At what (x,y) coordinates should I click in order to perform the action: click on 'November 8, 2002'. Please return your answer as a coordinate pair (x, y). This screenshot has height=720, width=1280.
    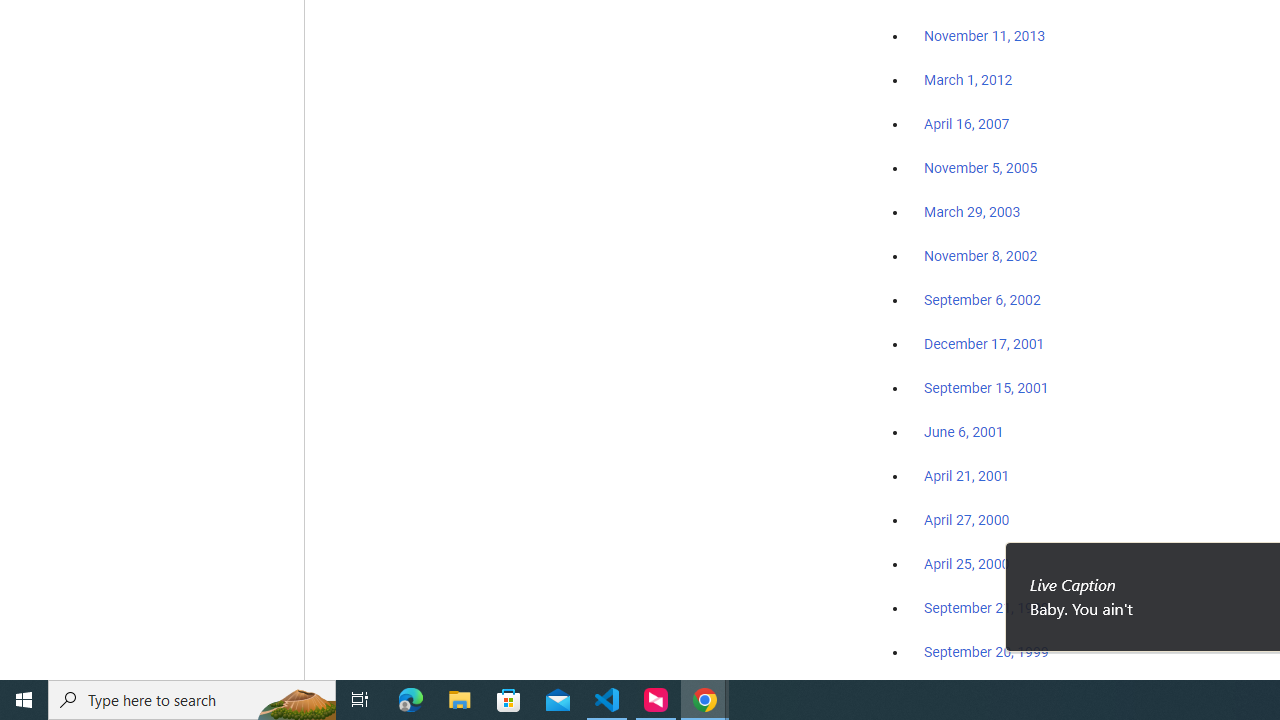
    Looking at the image, I should click on (981, 255).